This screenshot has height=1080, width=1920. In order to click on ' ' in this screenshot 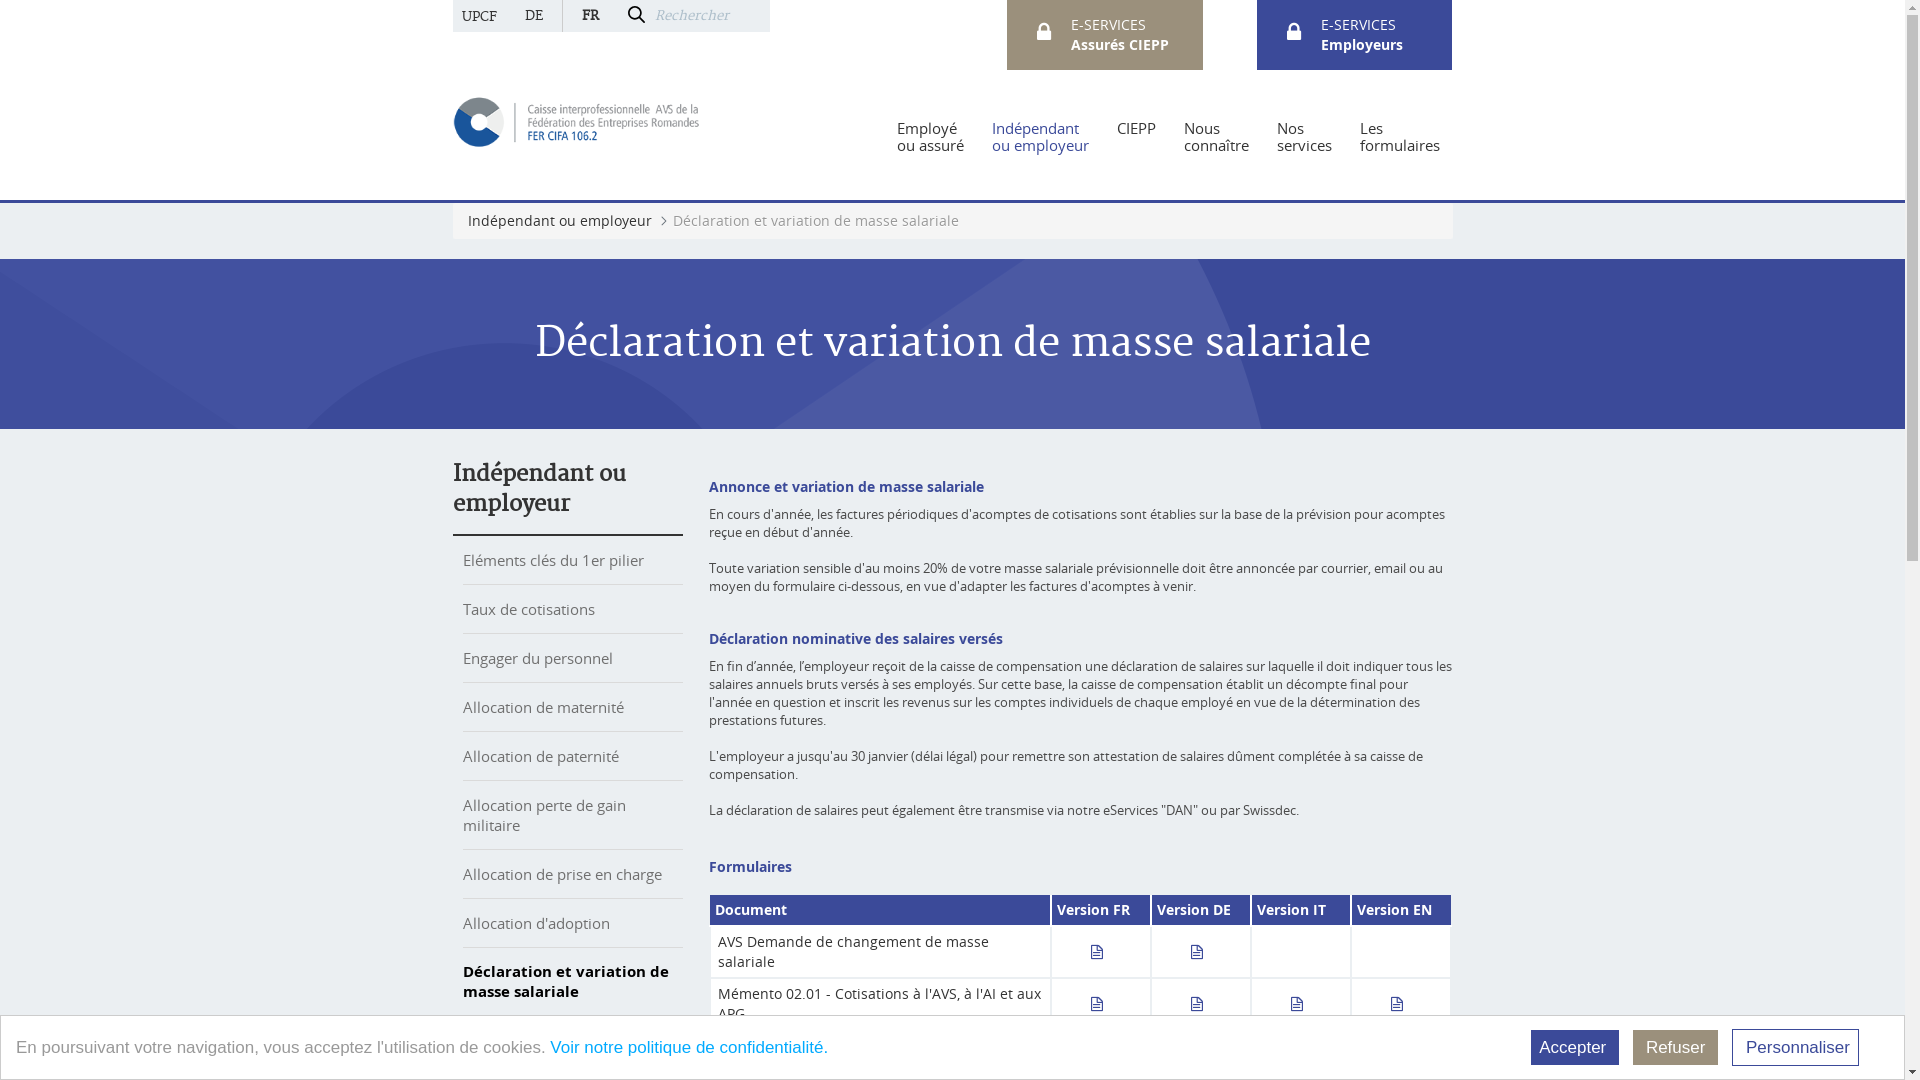, I will do `click(1103, 951)`.